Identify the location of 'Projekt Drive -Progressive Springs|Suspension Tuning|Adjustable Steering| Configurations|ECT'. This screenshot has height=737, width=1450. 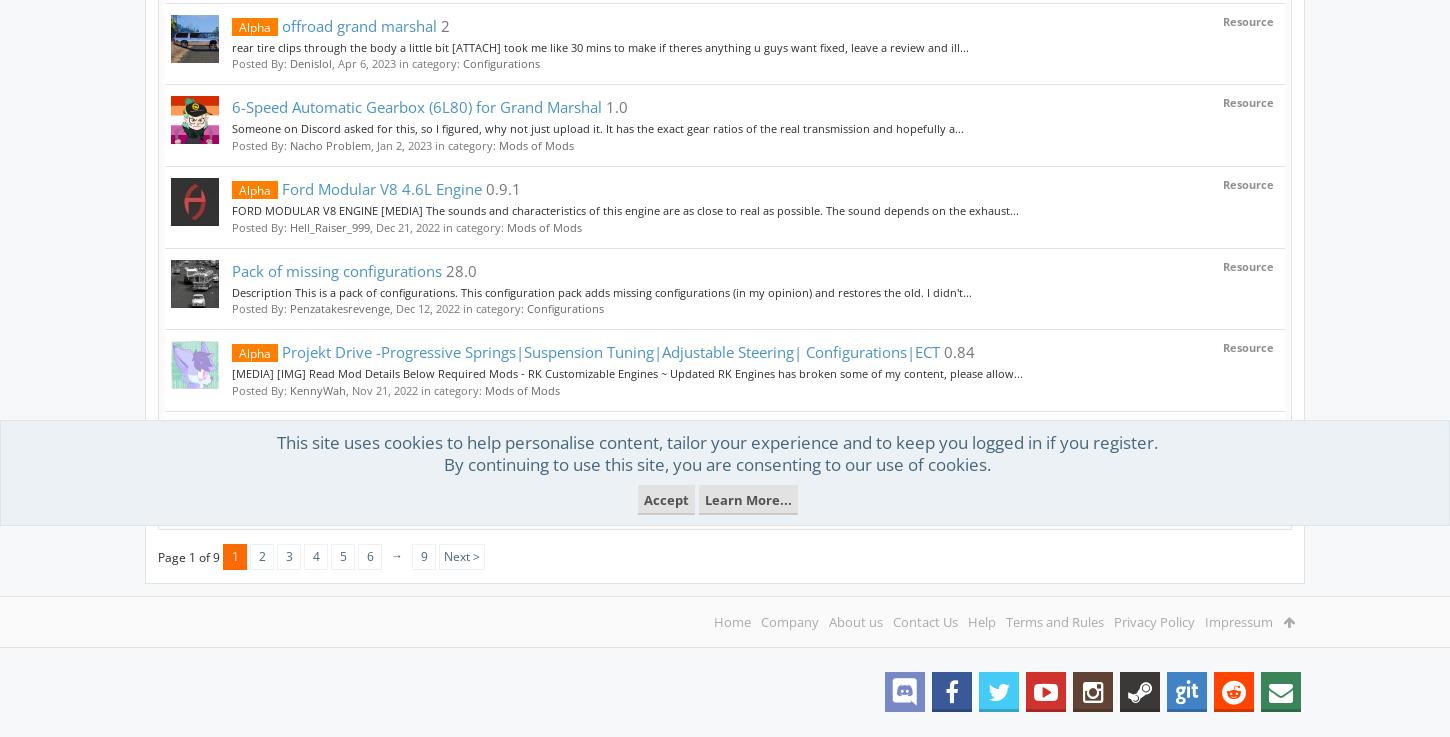
(608, 350).